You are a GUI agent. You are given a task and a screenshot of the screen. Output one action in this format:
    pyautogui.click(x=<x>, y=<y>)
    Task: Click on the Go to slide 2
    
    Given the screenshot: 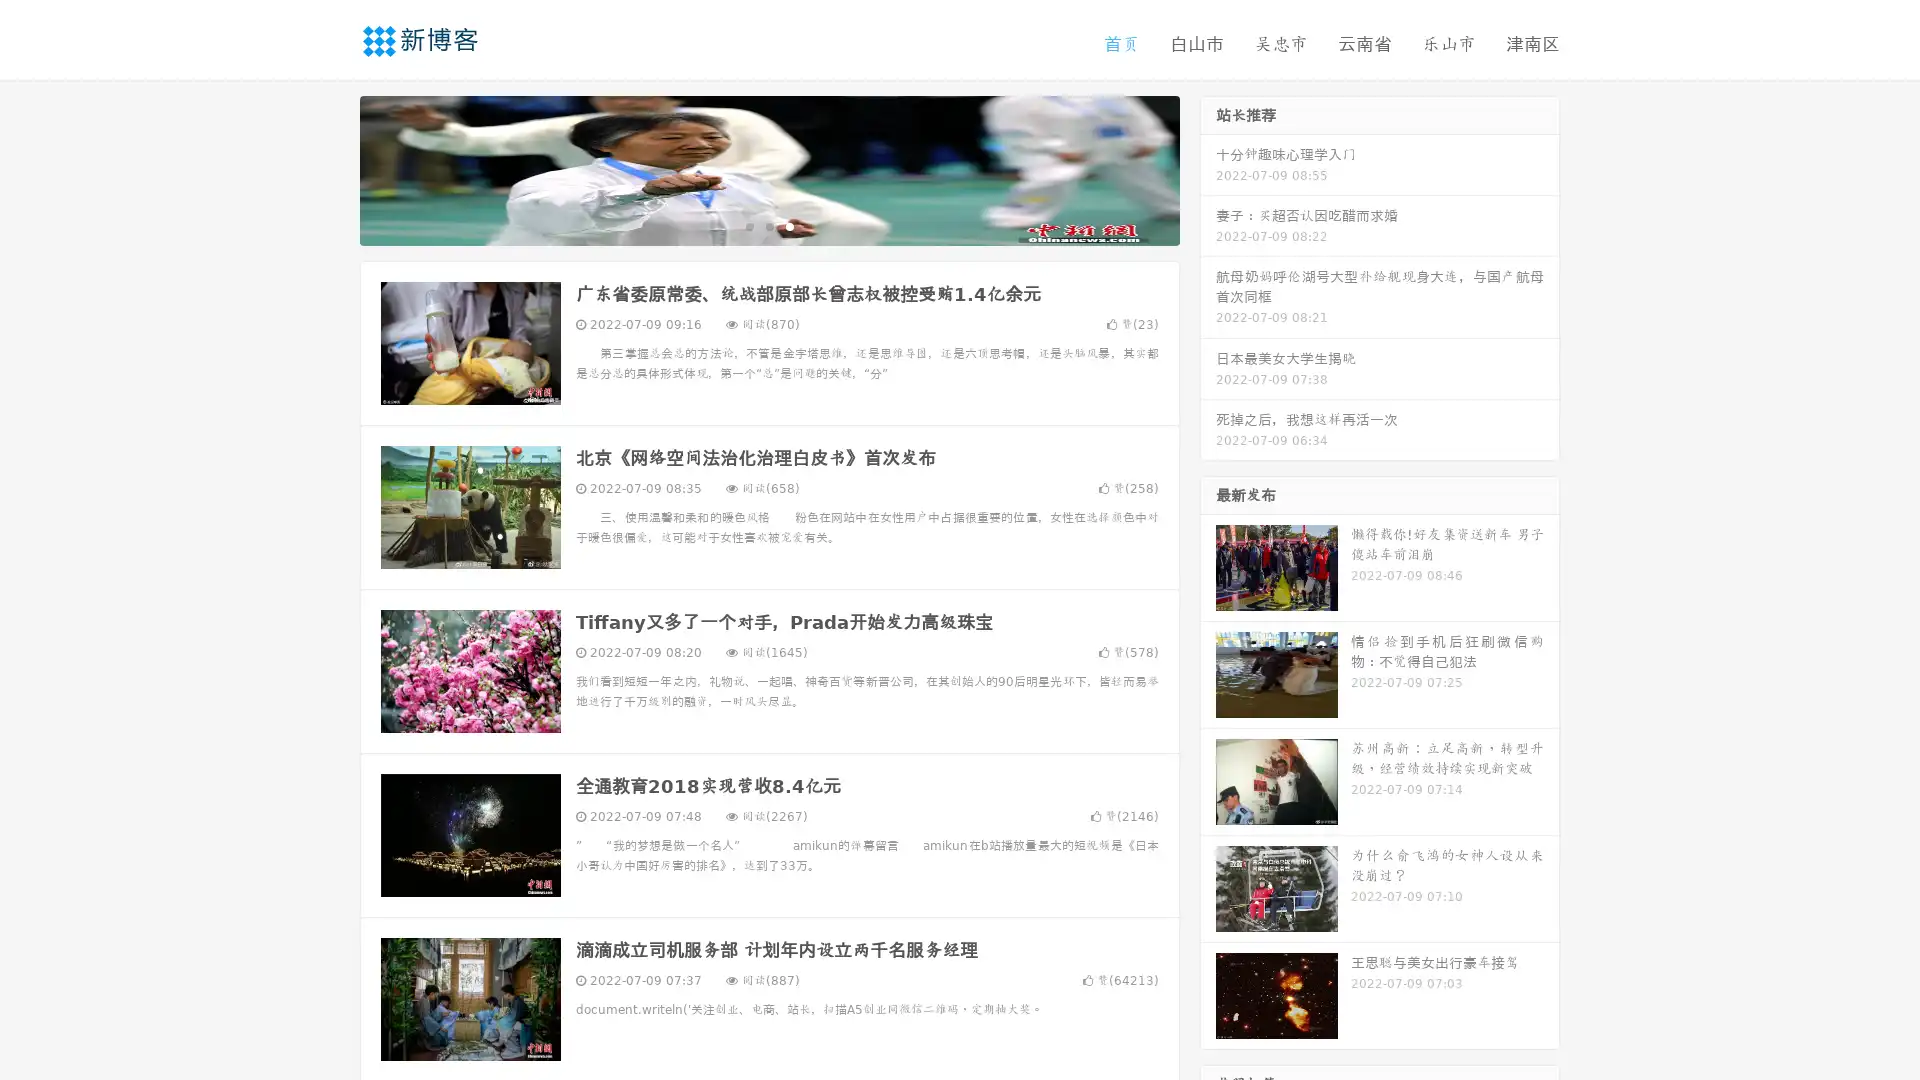 What is the action you would take?
    pyautogui.click(x=768, y=225)
    